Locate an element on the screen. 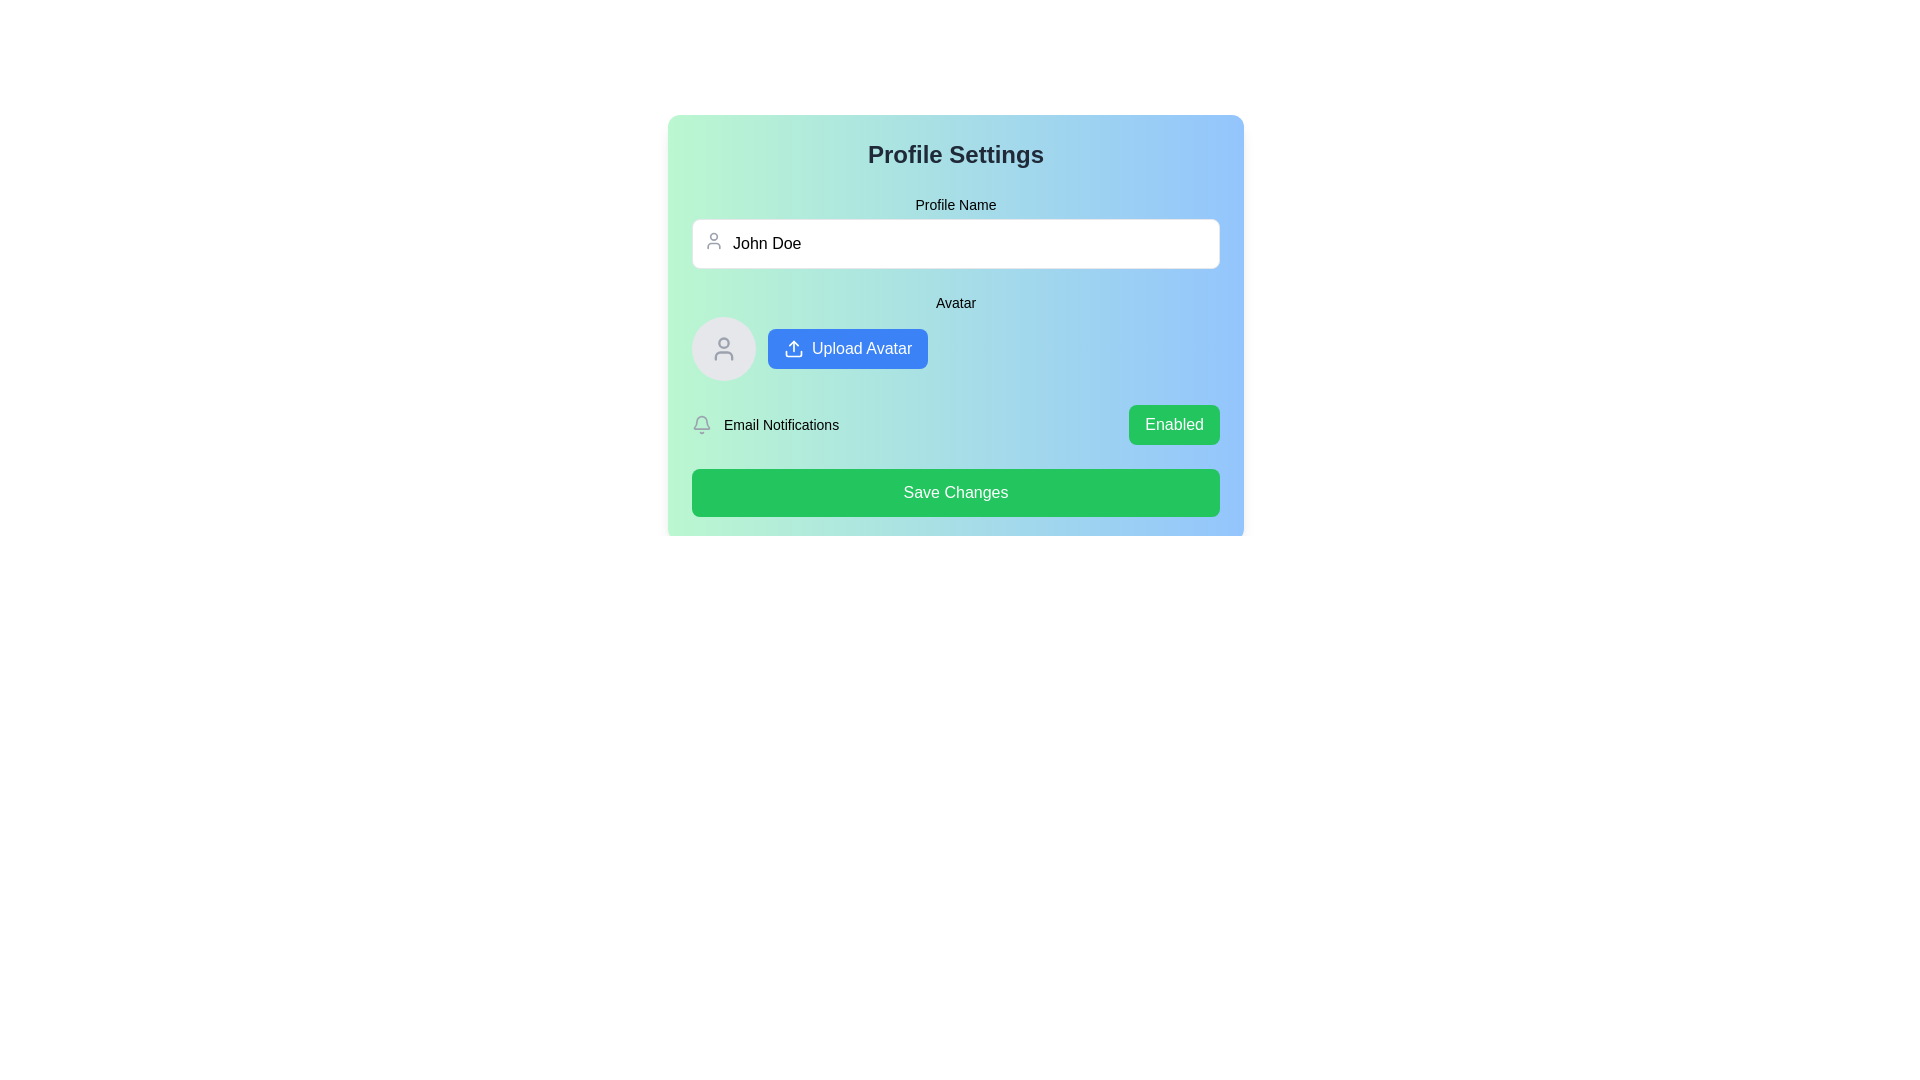 The width and height of the screenshot is (1920, 1080). the bell-shaped icon component representing notification settings by clicking on its center is located at coordinates (701, 421).